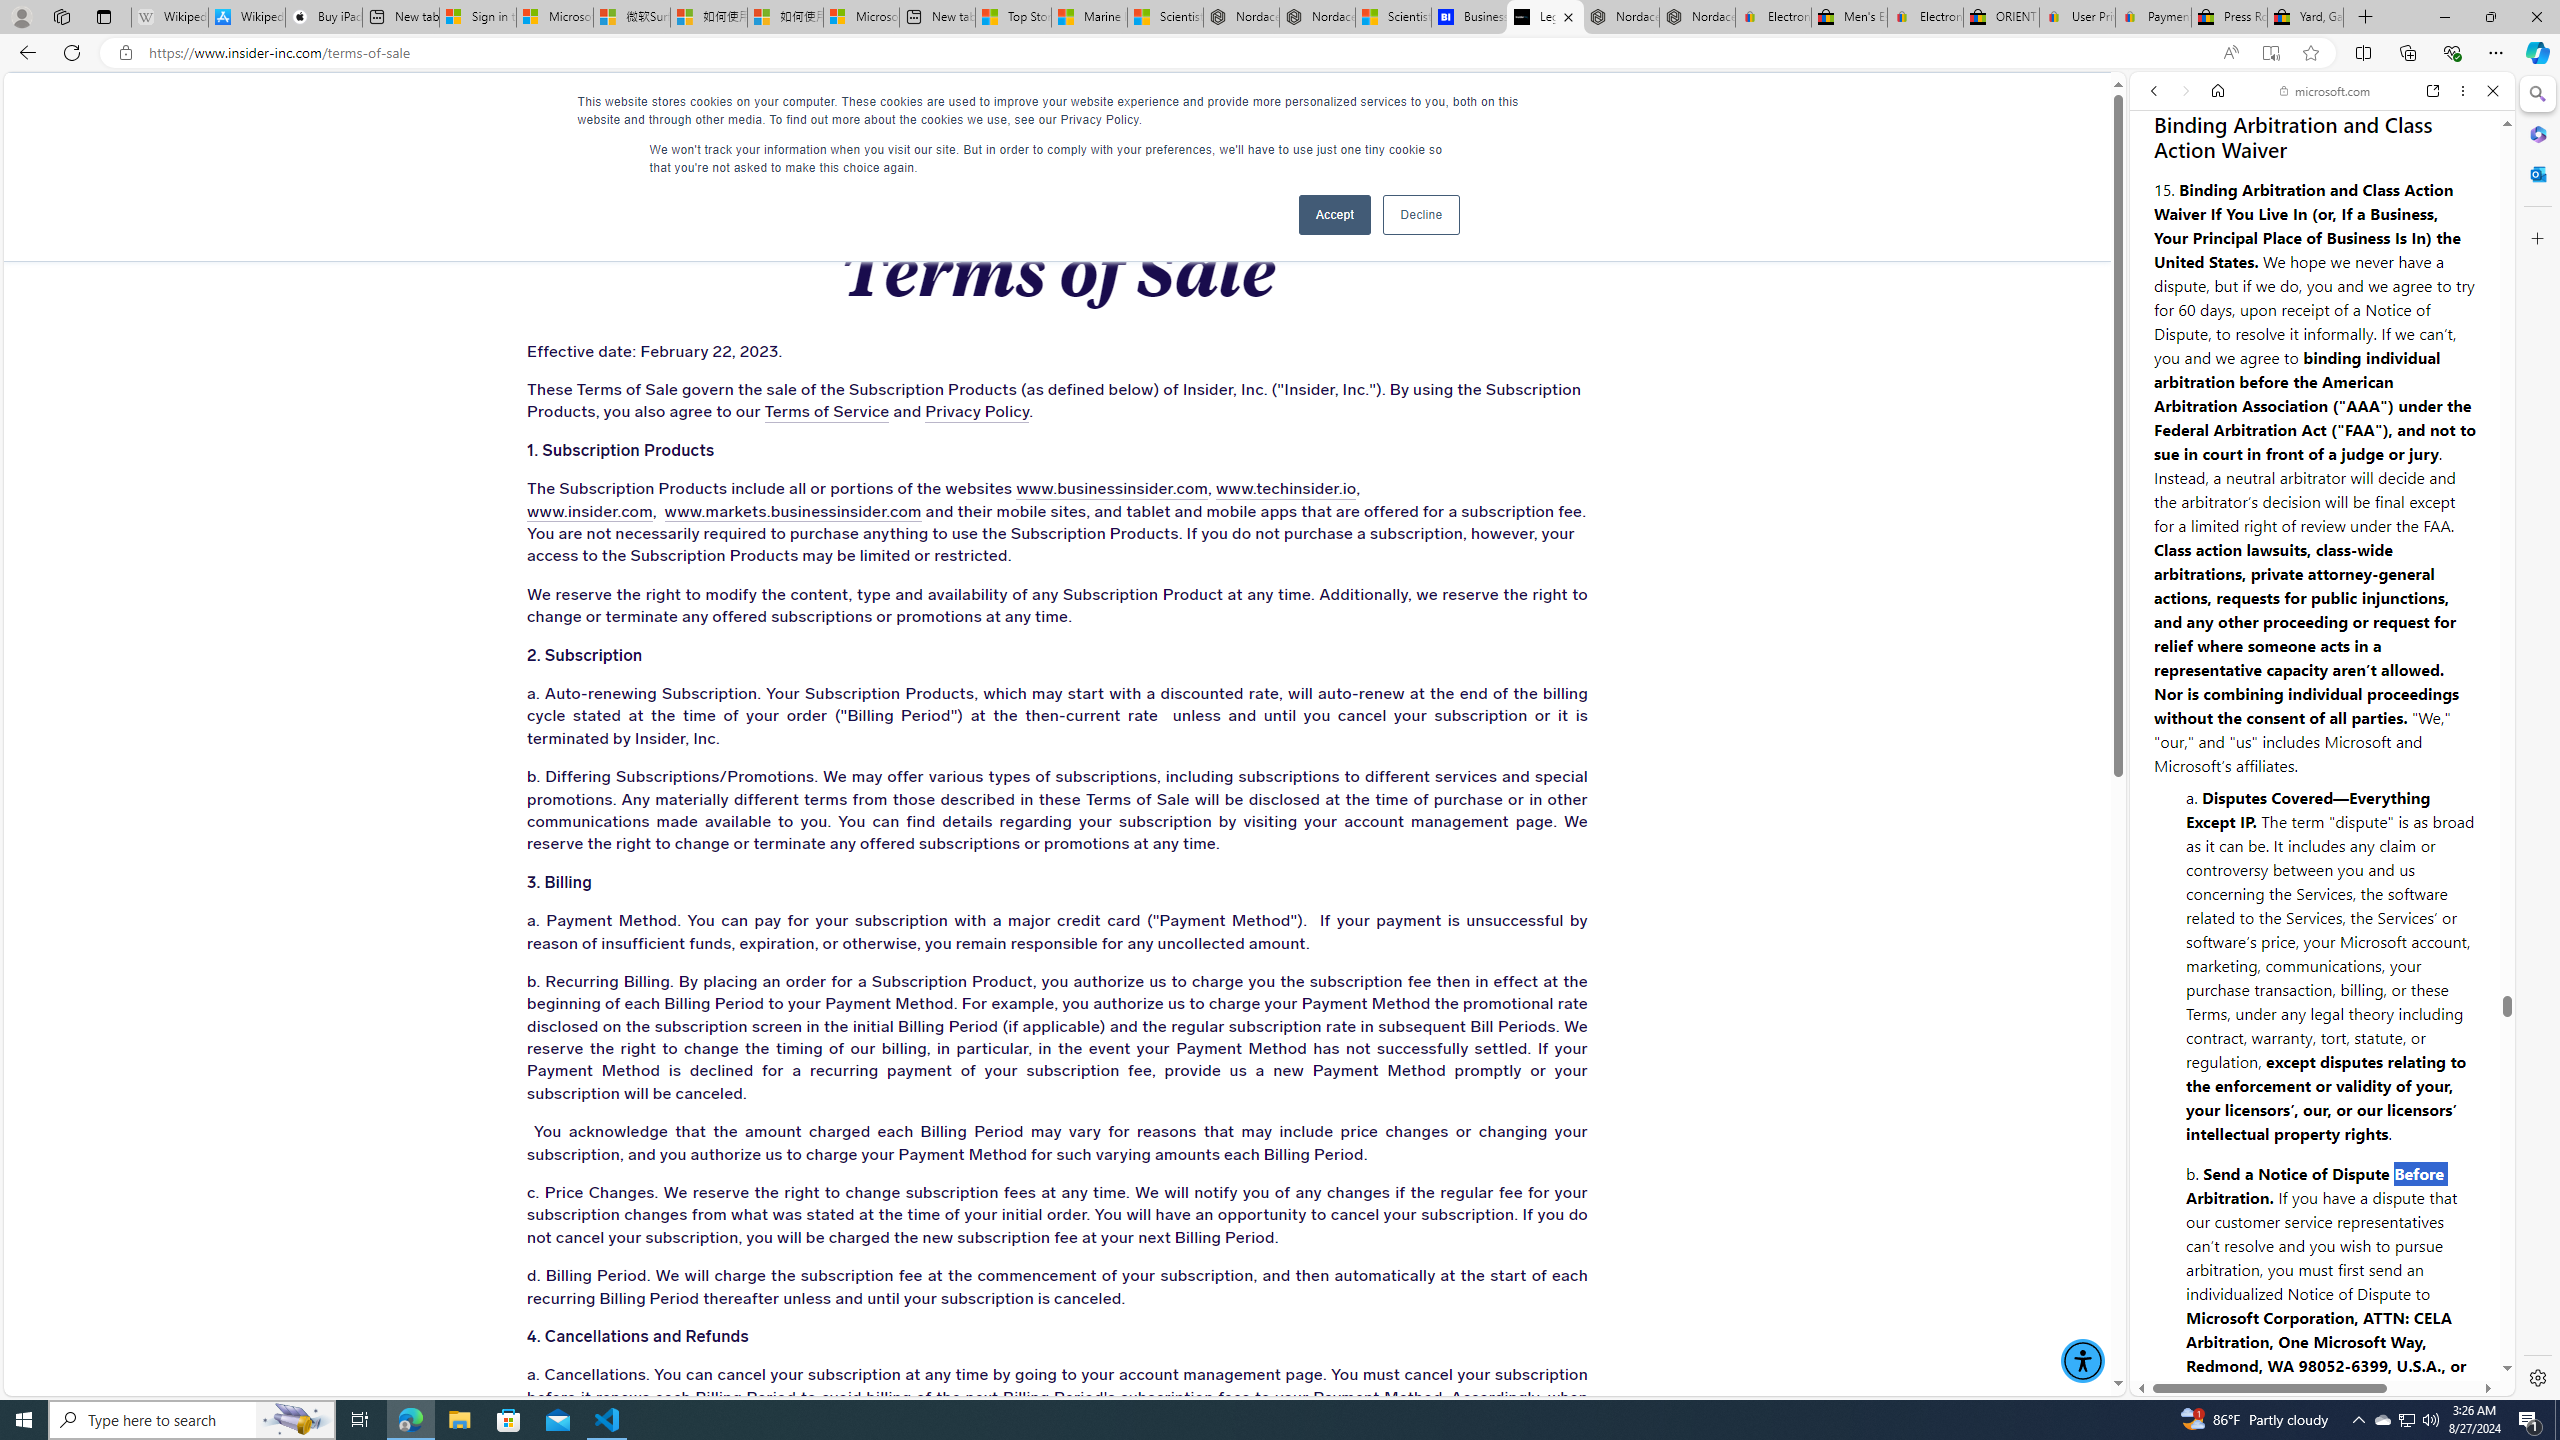 Image resolution: width=2560 pixels, height=1440 pixels. What do you see at coordinates (1088, 16) in the screenshot?
I see `'Marine life - MSN'` at bounding box center [1088, 16].